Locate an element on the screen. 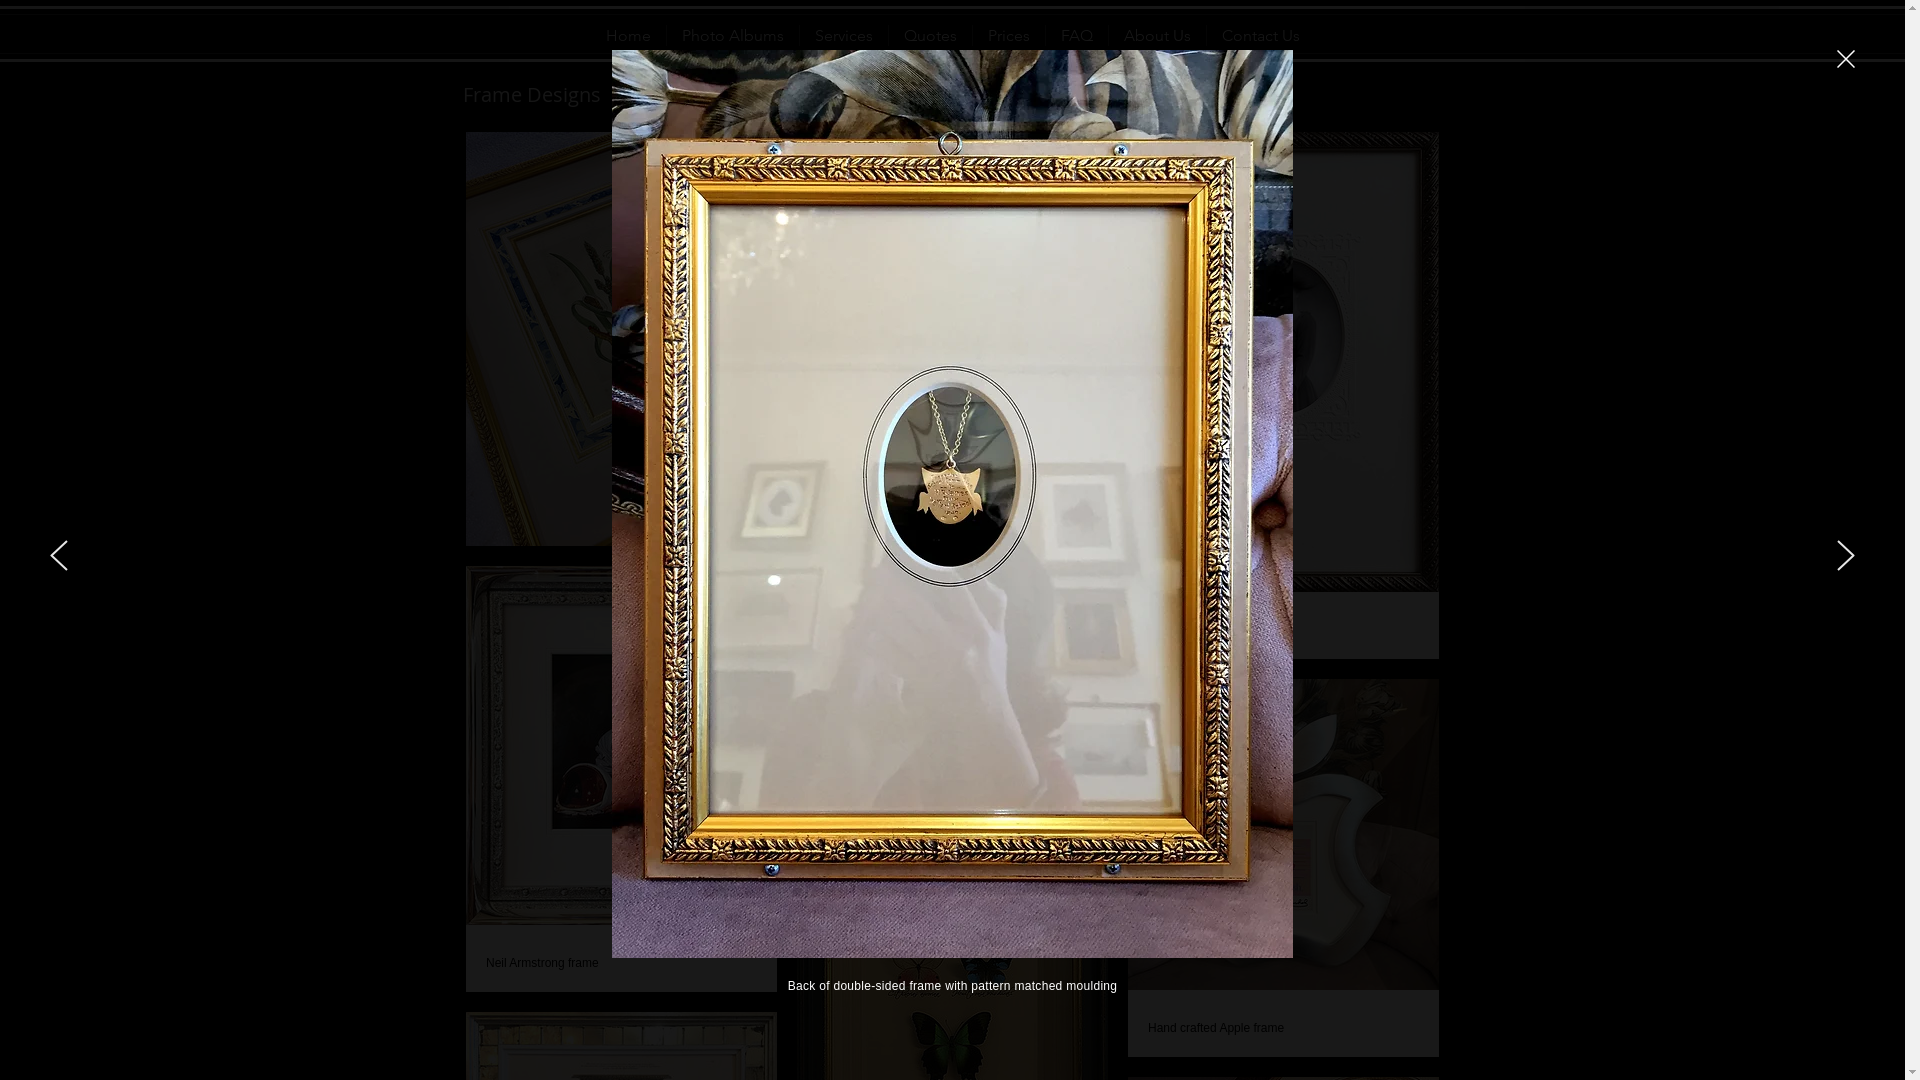 Image resolution: width=1920 pixels, height=1080 pixels. 'Prices' is located at coordinates (1008, 34).